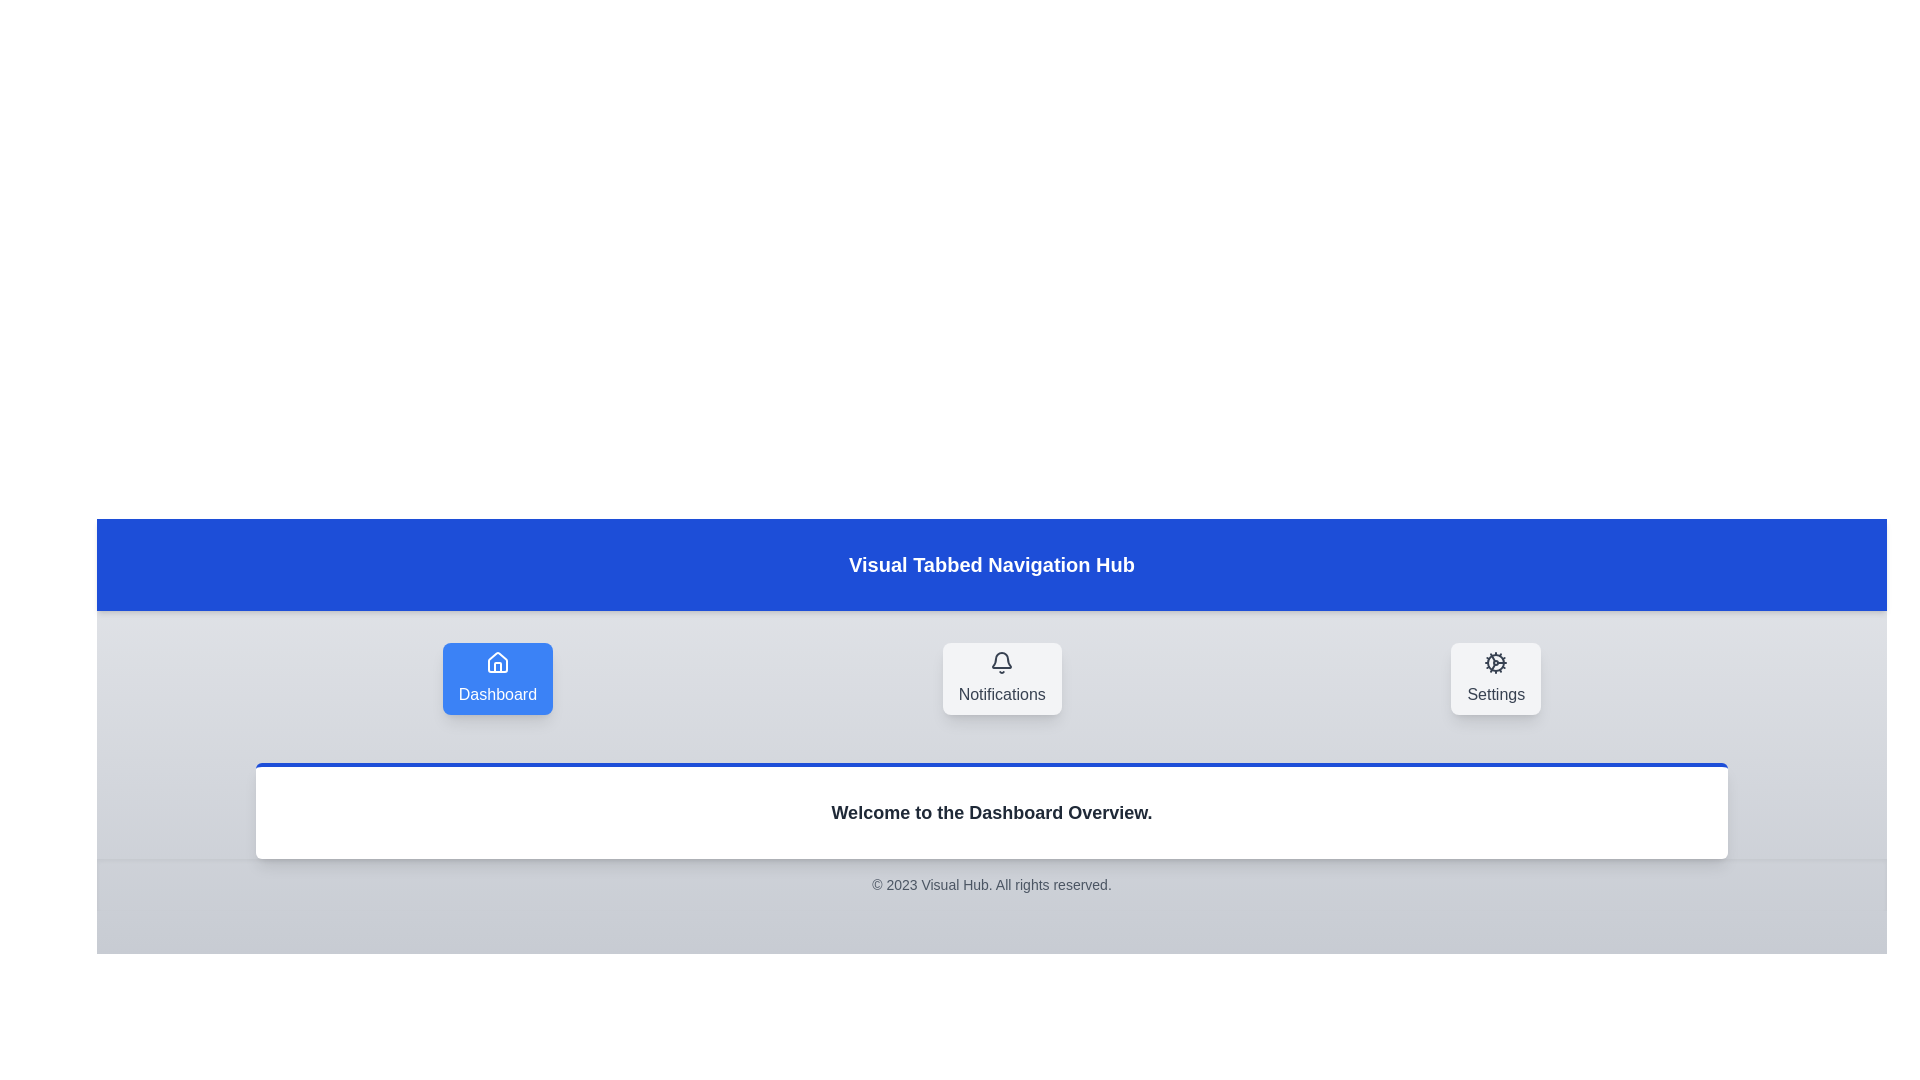  What do you see at coordinates (1002, 663) in the screenshot?
I see `the notification bell icon, which is represented by a minimalist line-art design in dark gray or black, located in the middle panel of the interface as part of the Notifications button` at bounding box center [1002, 663].